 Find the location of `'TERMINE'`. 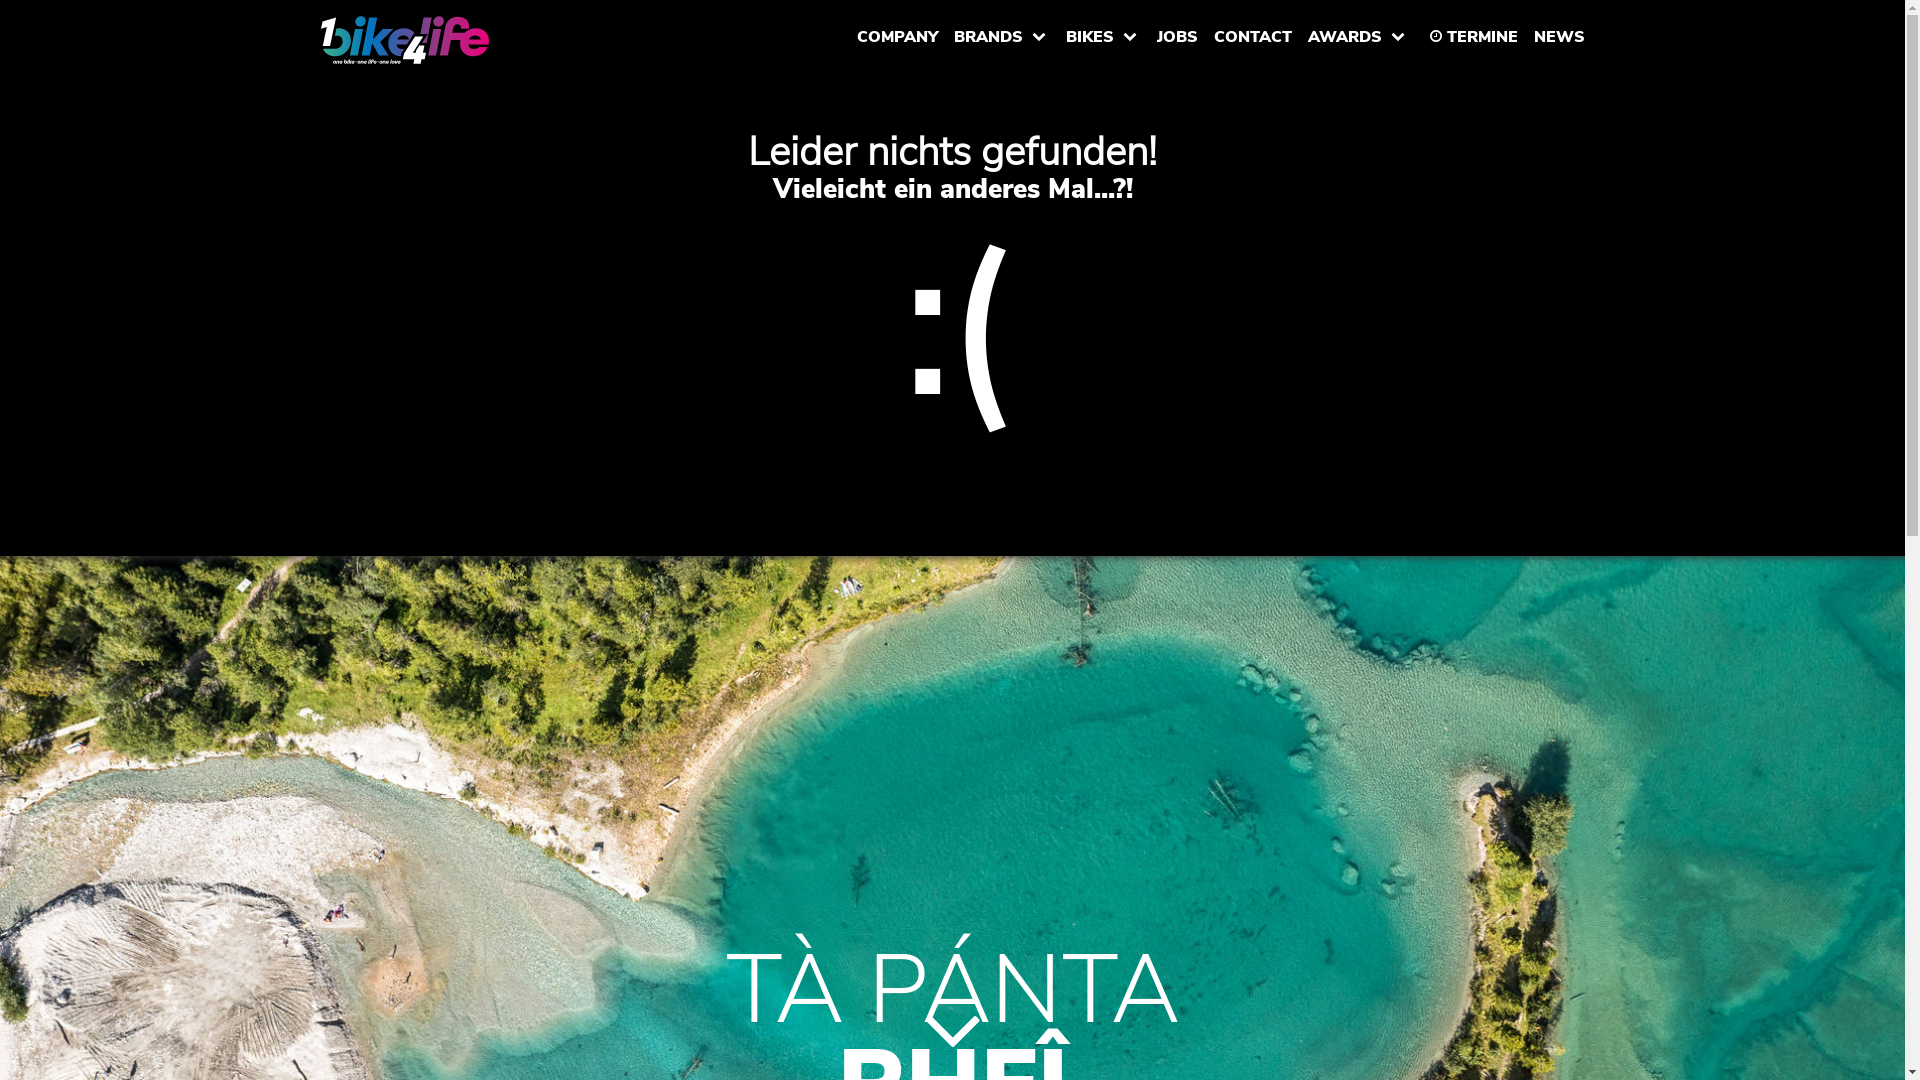

'TERMINE' is located at coordinates (1470, 35).